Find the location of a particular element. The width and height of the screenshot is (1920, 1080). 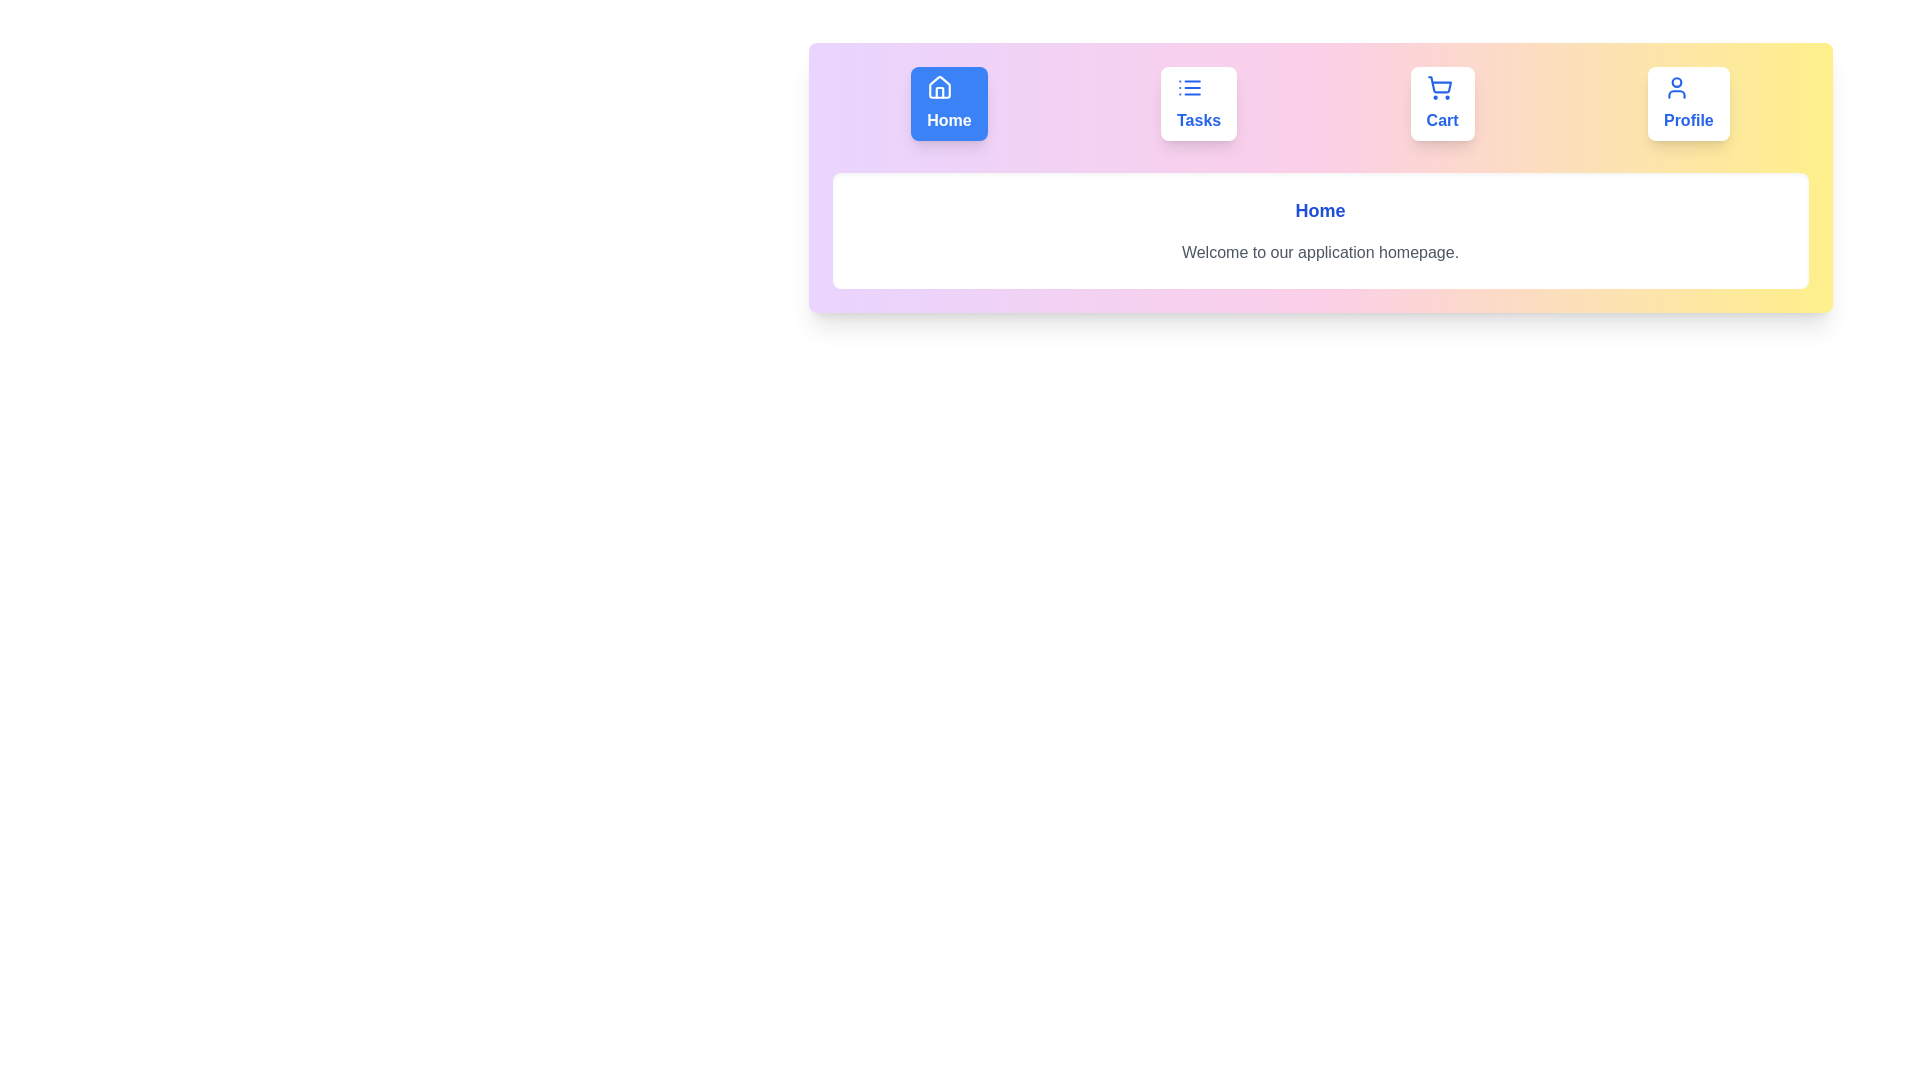

the tab labeled 'Profile' is located at coordinates (1687, 104).